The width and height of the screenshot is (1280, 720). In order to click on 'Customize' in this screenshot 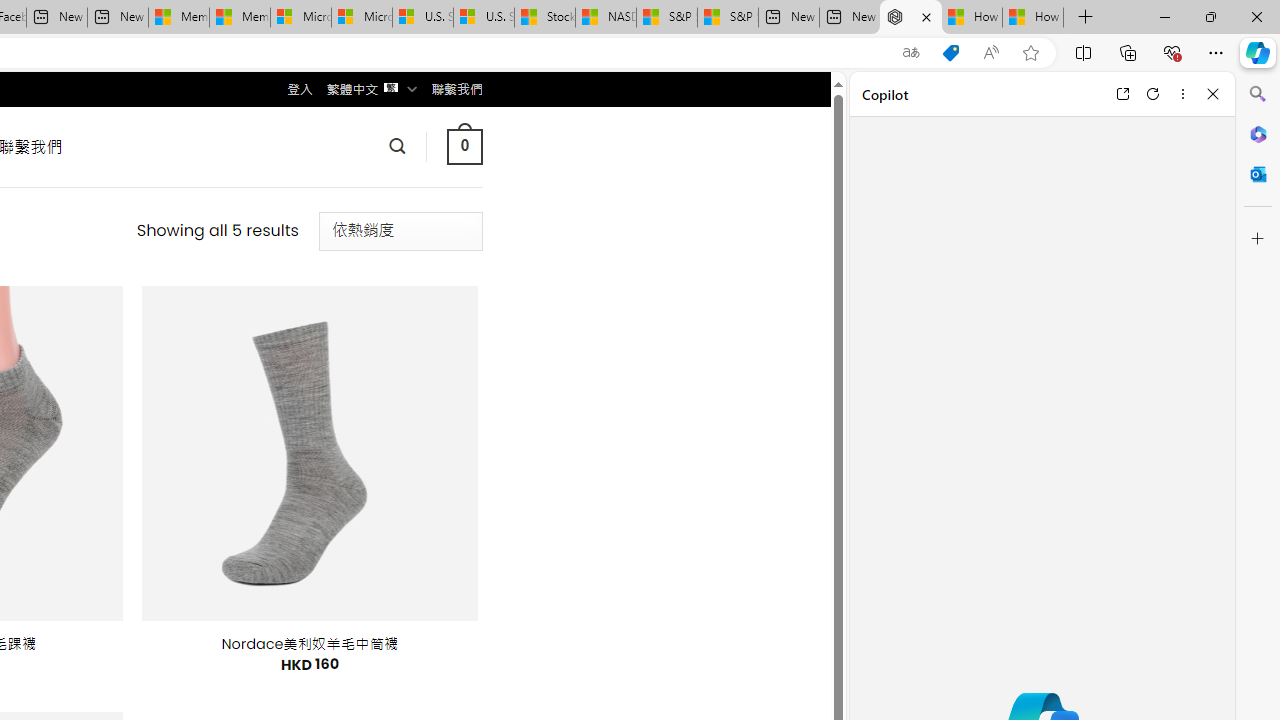, I will do `click(1257, 238)`.